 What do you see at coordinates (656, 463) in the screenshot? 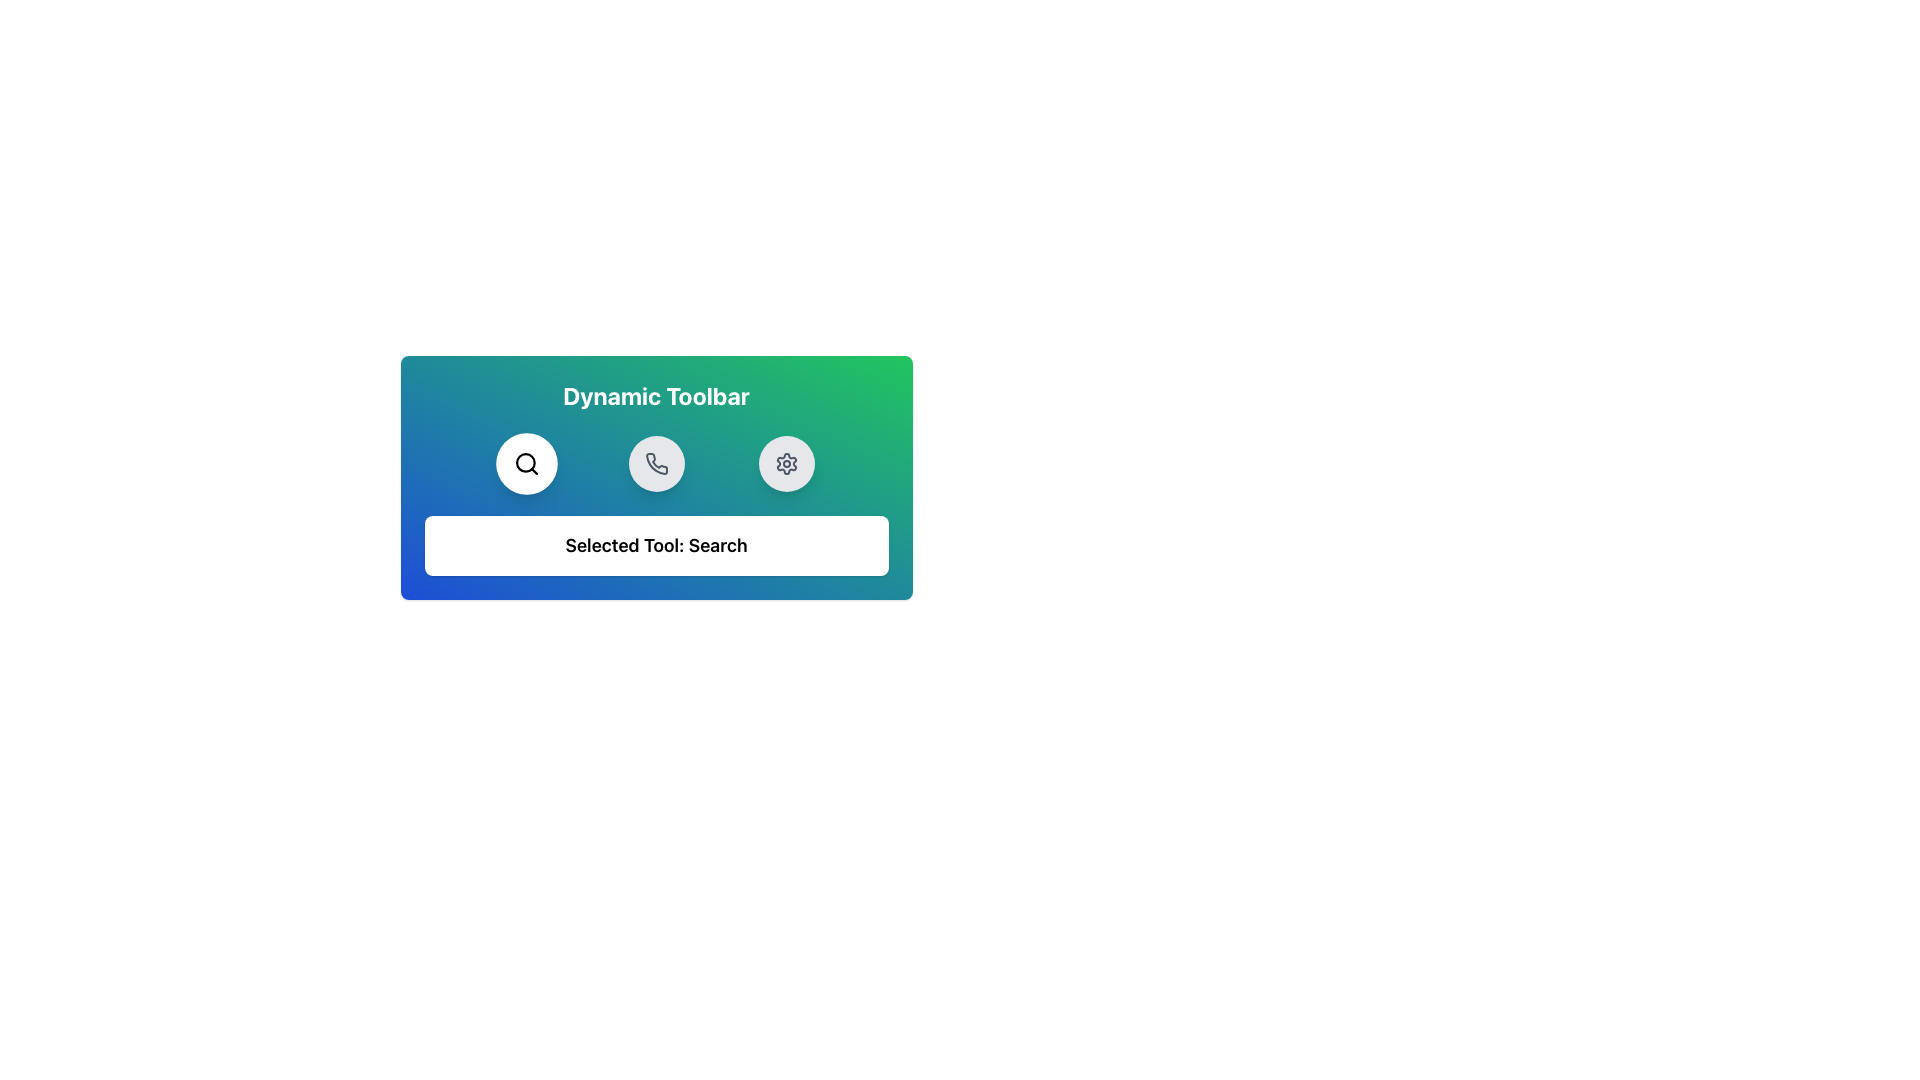
I see `on the circular button with a gray background and phone icon, which is the second button in a horizontal row of three buttons in the 'Dynamic Toolbar'` at bounding box center [656, 463].